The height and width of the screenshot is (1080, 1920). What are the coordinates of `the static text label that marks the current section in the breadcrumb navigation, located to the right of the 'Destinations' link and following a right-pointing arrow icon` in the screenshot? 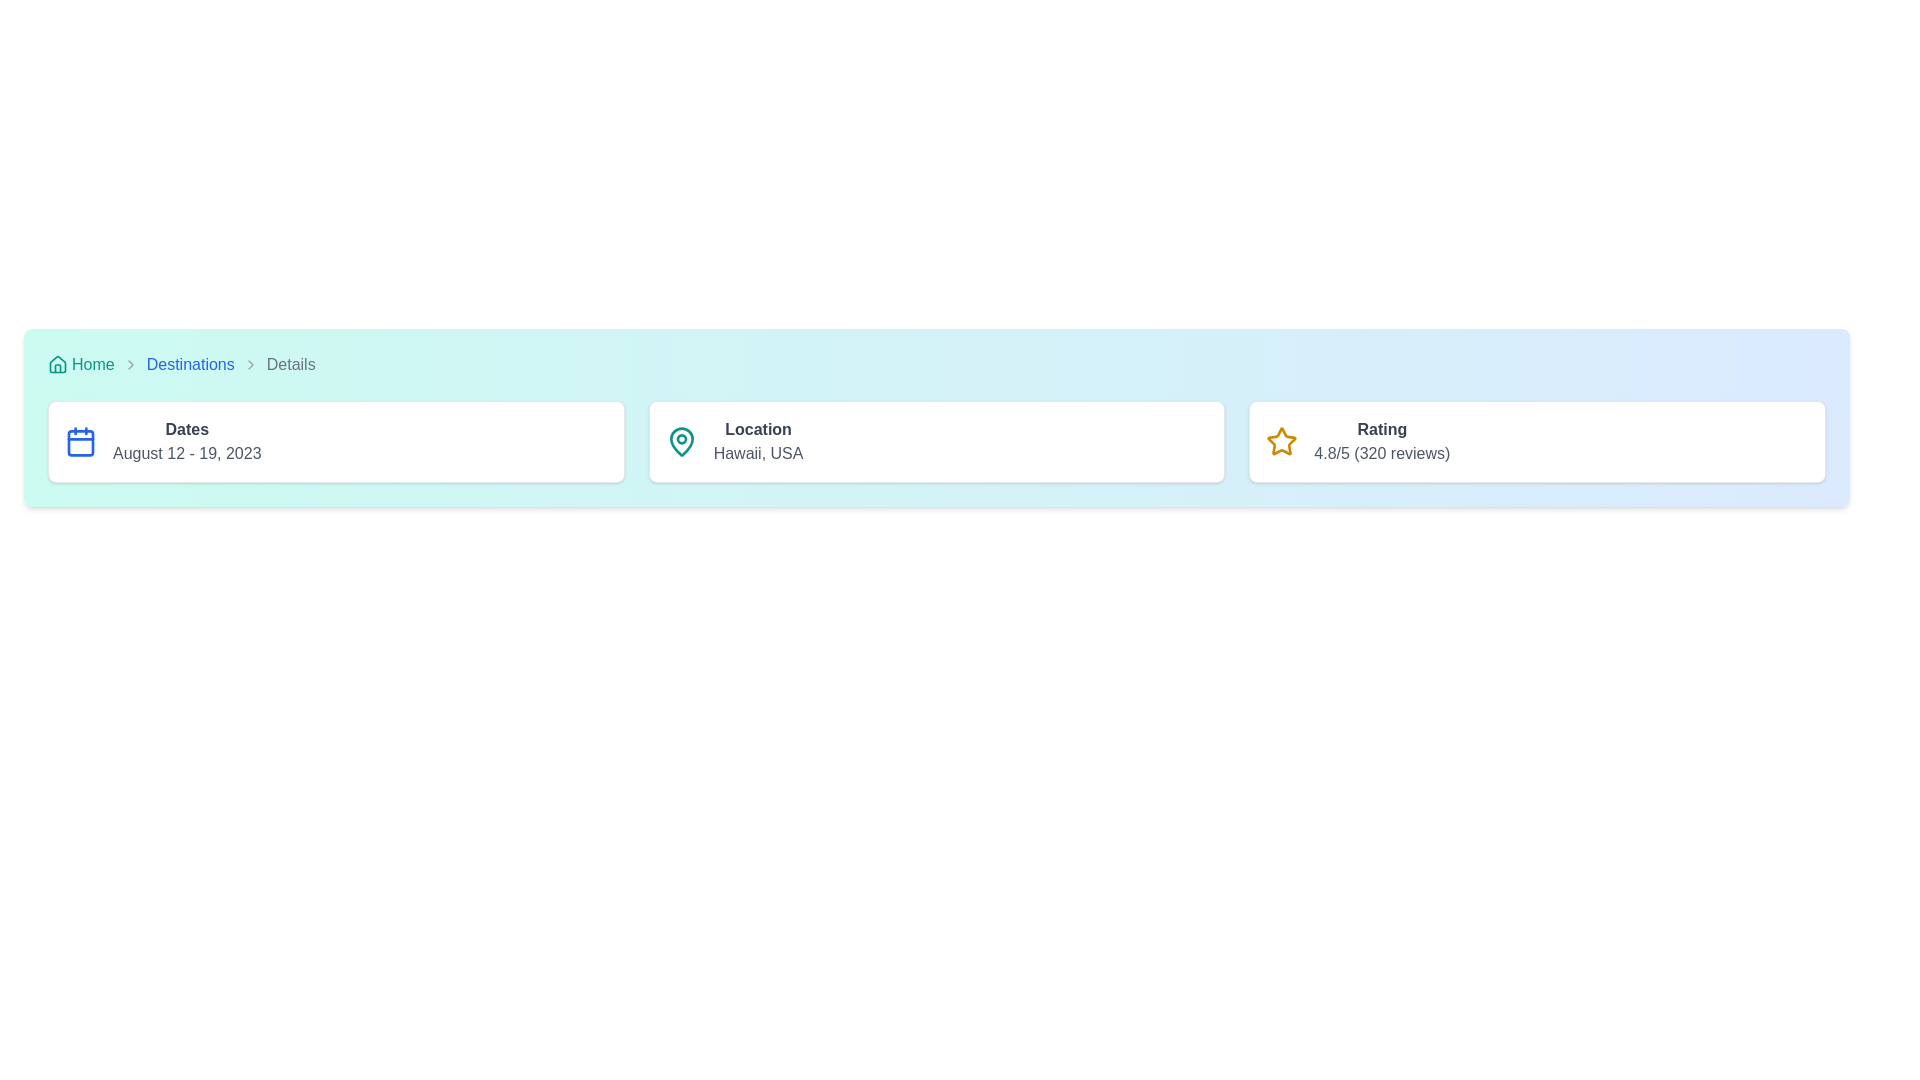 It's located at (290, 365).